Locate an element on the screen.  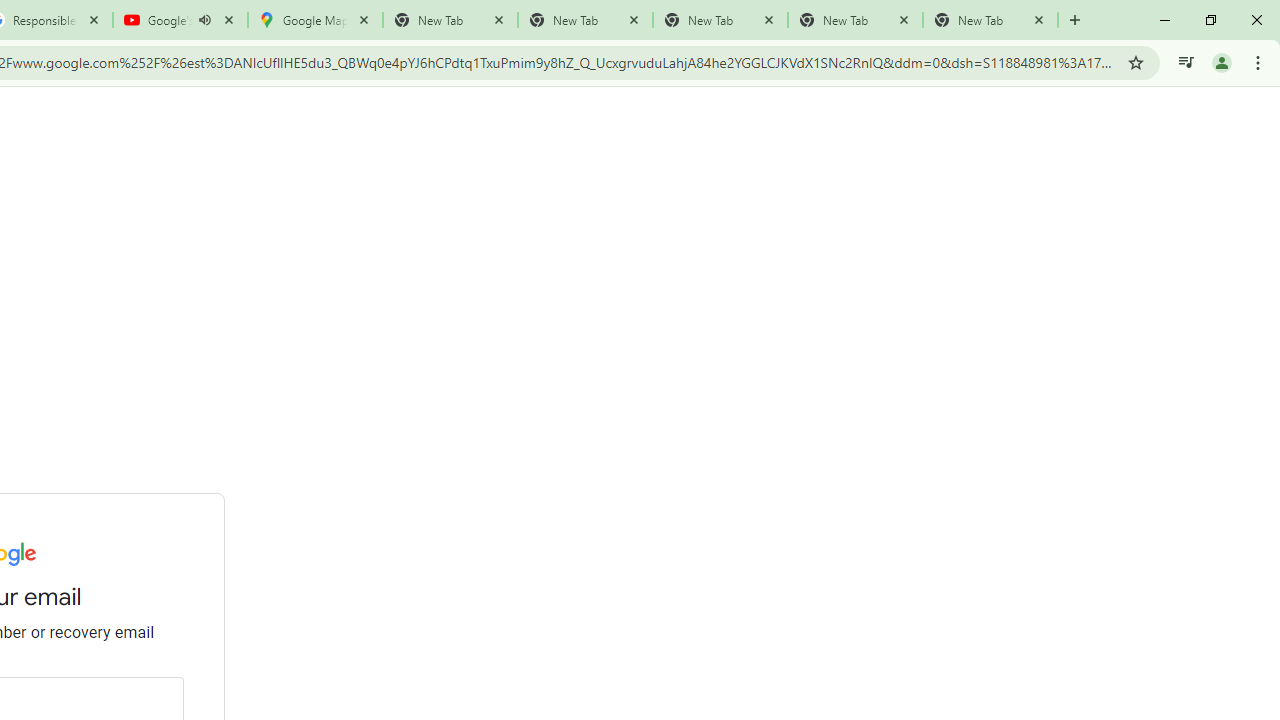
'Mute tab' is located at coordinates (204, 20).